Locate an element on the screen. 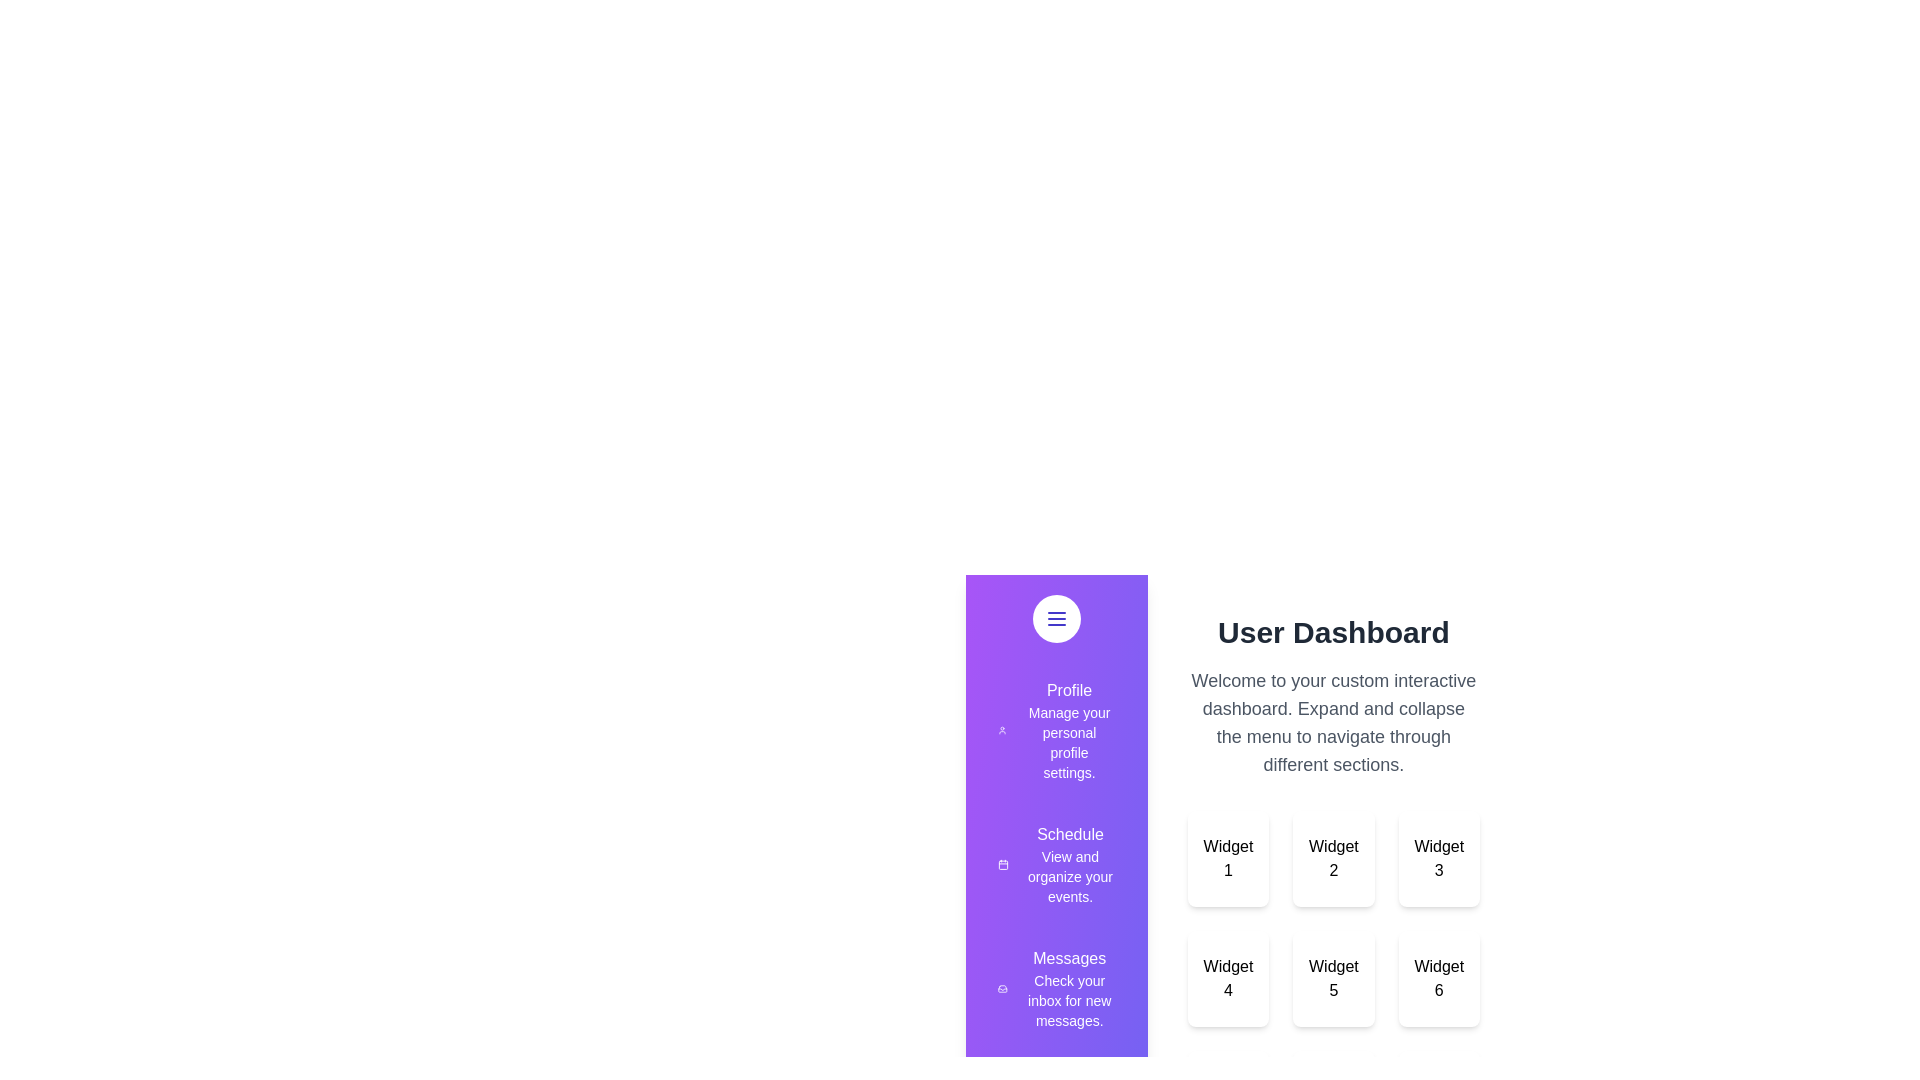 This screenshot has height=1080, width=1920. the drawer item labeled 'Profile' to observe its hover effect is located at coordinates (1055, 731).